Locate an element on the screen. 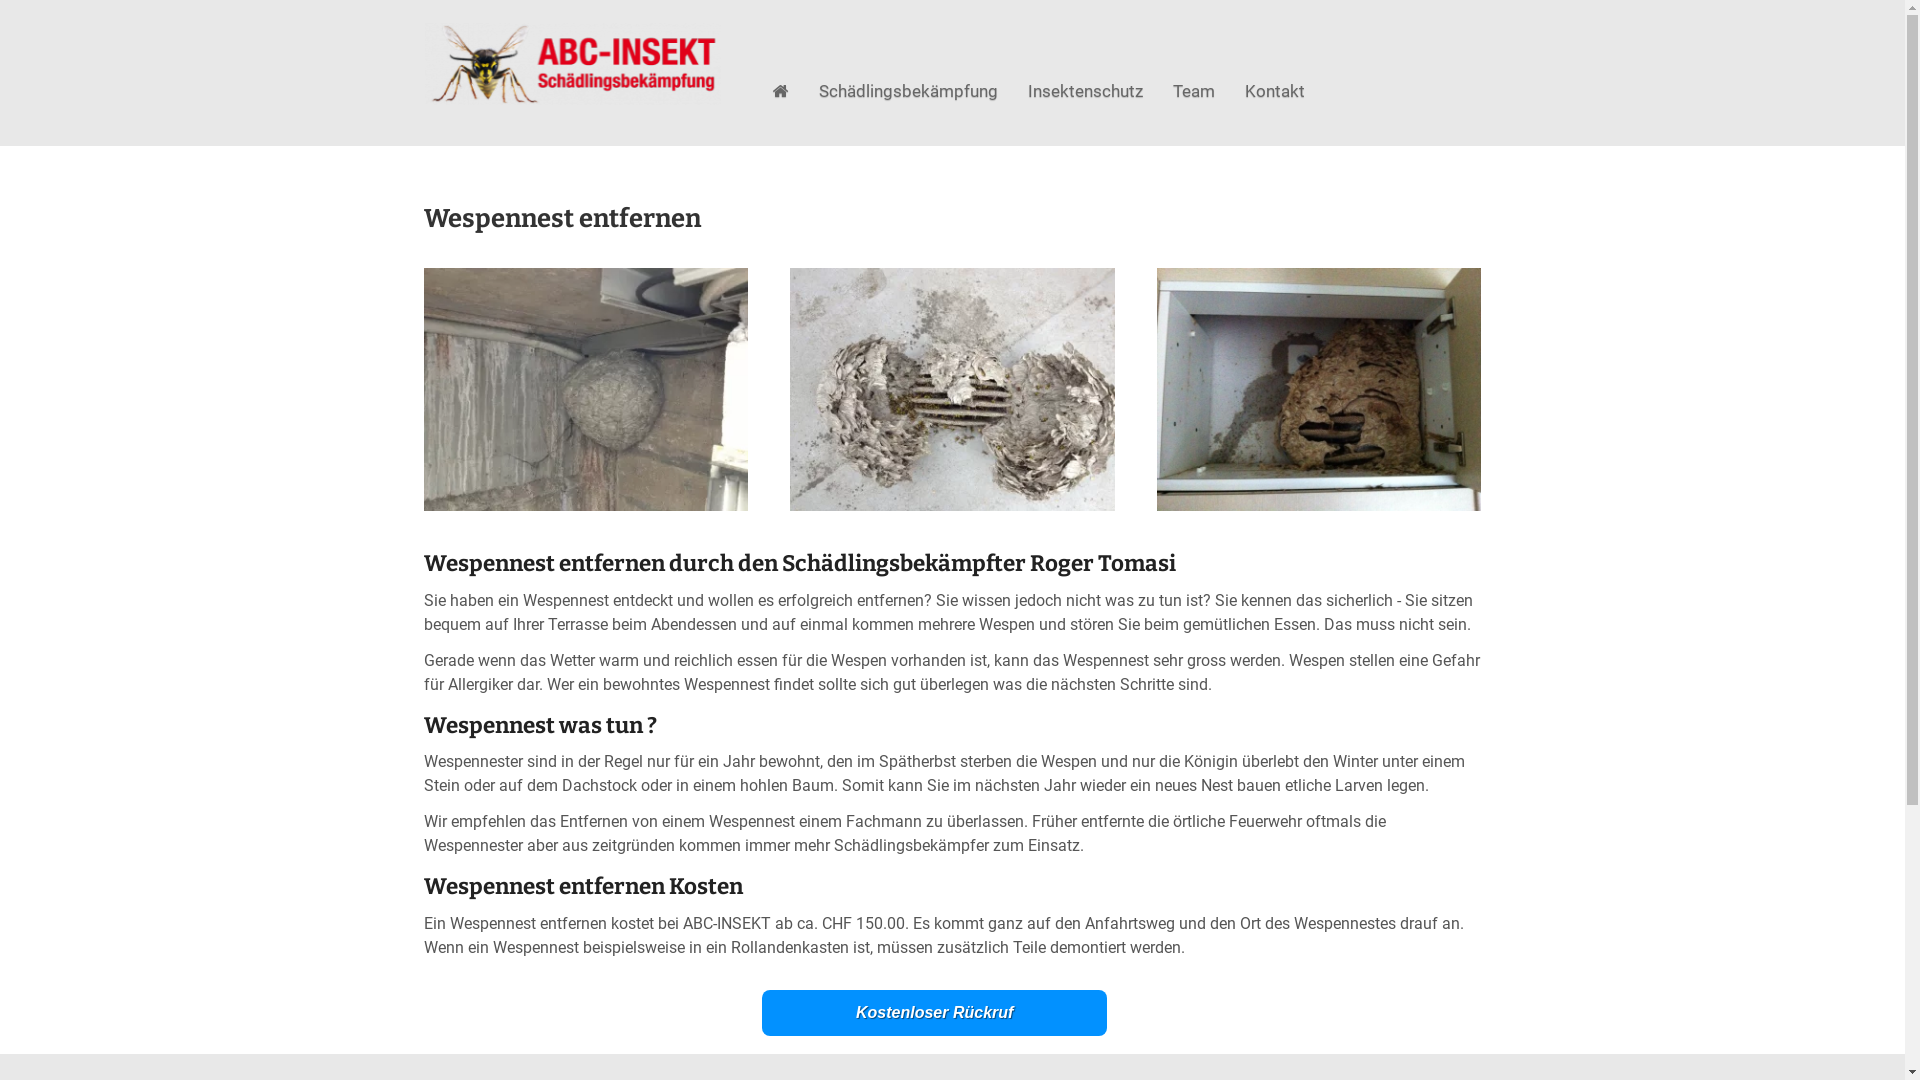 This screenshot has height=1080, width=1920. 'Insektenschutz' is located at coordinates (1084, 91).